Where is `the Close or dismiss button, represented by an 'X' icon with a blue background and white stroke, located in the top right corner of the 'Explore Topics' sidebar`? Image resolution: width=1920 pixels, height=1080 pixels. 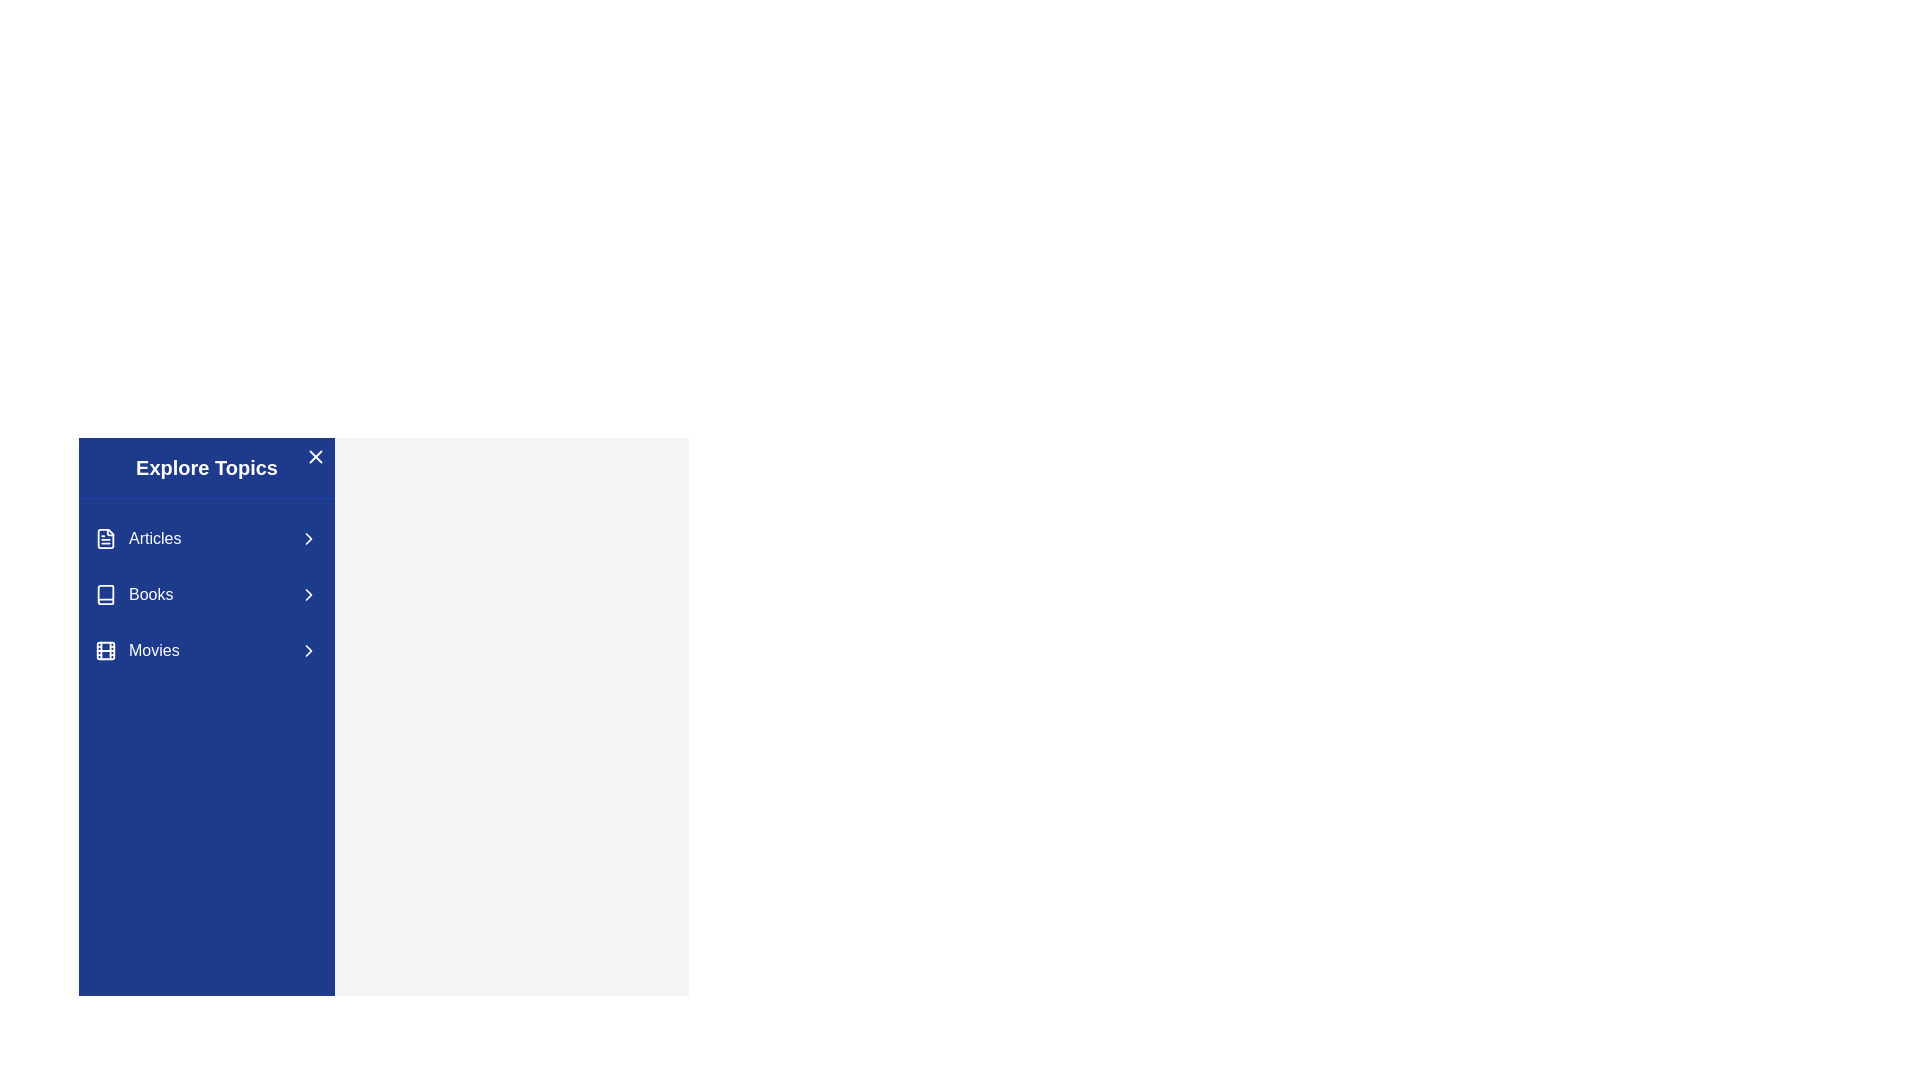
the Close or dismiss button, represented by an 'X' icon with a blue background and white stroke, located in the top right corner of the 'Explore Topics' sidebar is located at coordinates (315, 456).